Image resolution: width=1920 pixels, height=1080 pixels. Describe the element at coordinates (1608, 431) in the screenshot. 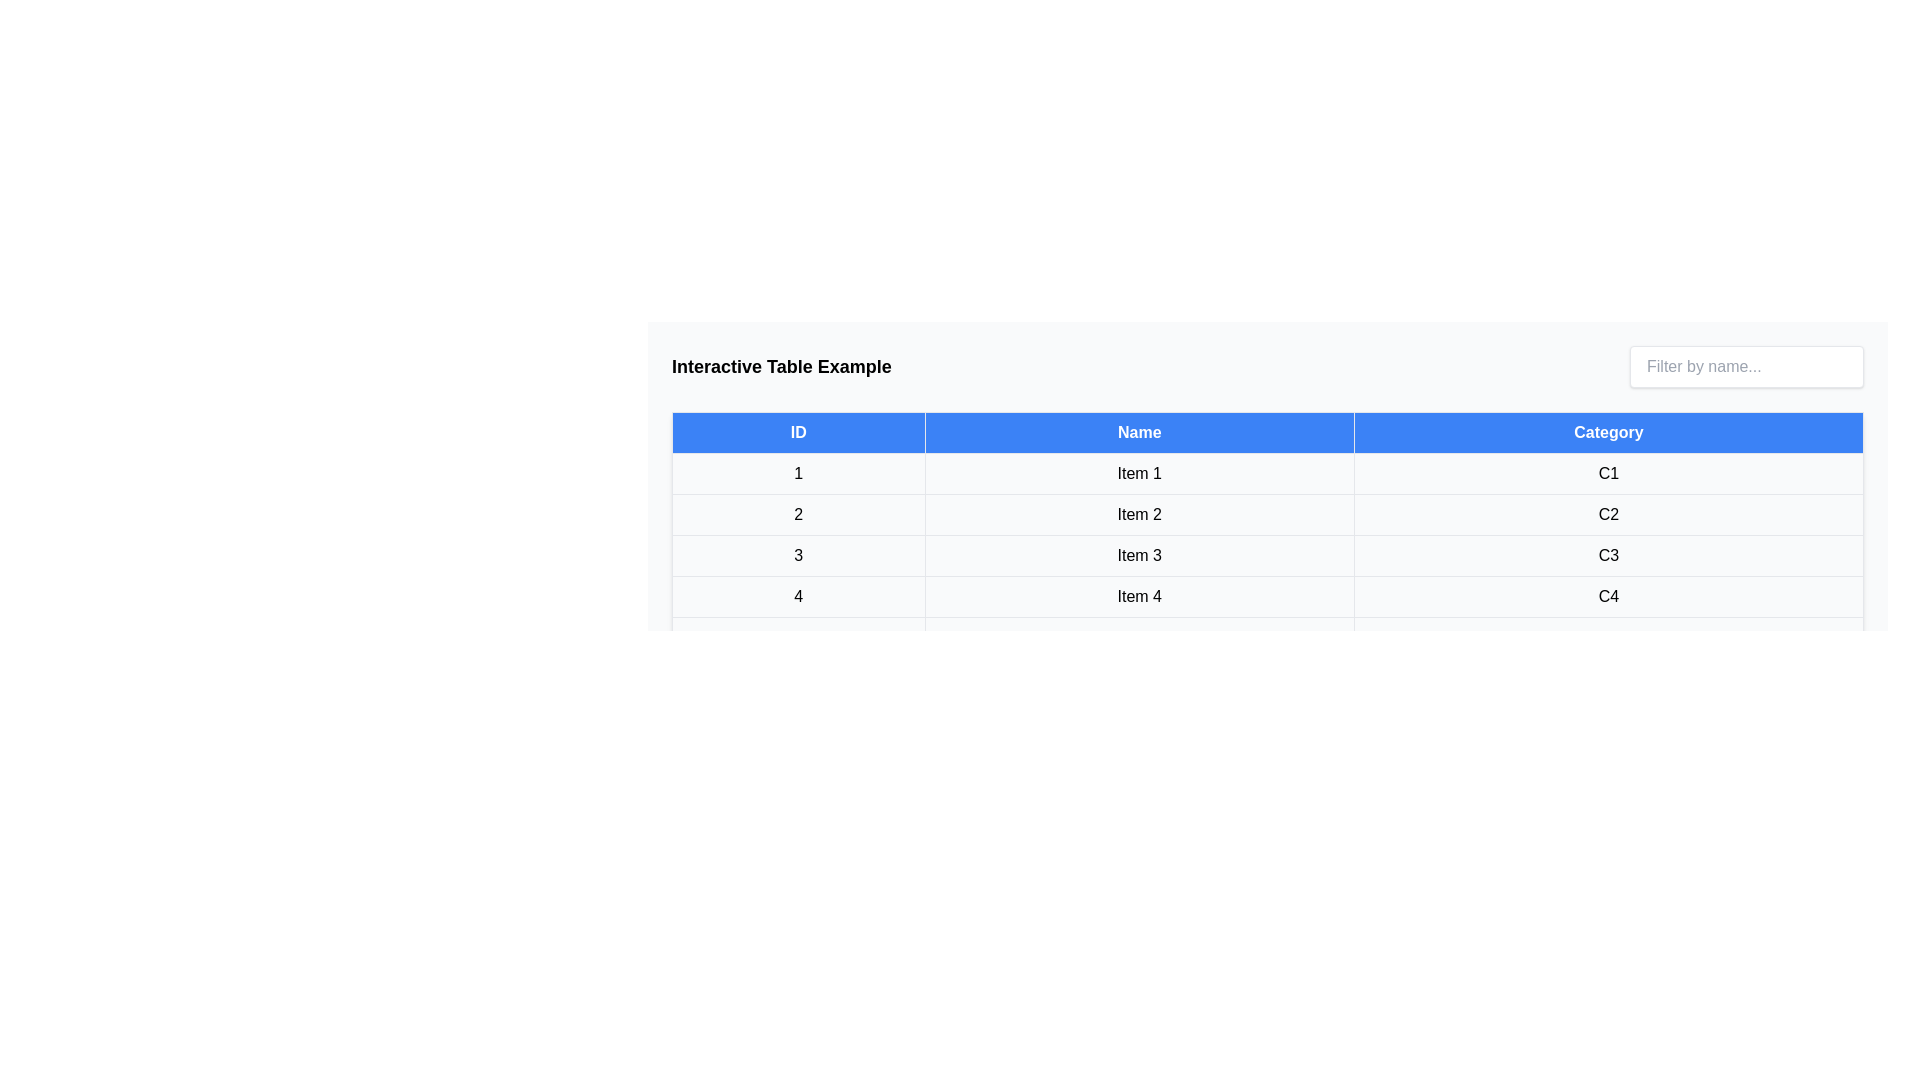

I see `the table header Category to sort the table by that column` at that location.